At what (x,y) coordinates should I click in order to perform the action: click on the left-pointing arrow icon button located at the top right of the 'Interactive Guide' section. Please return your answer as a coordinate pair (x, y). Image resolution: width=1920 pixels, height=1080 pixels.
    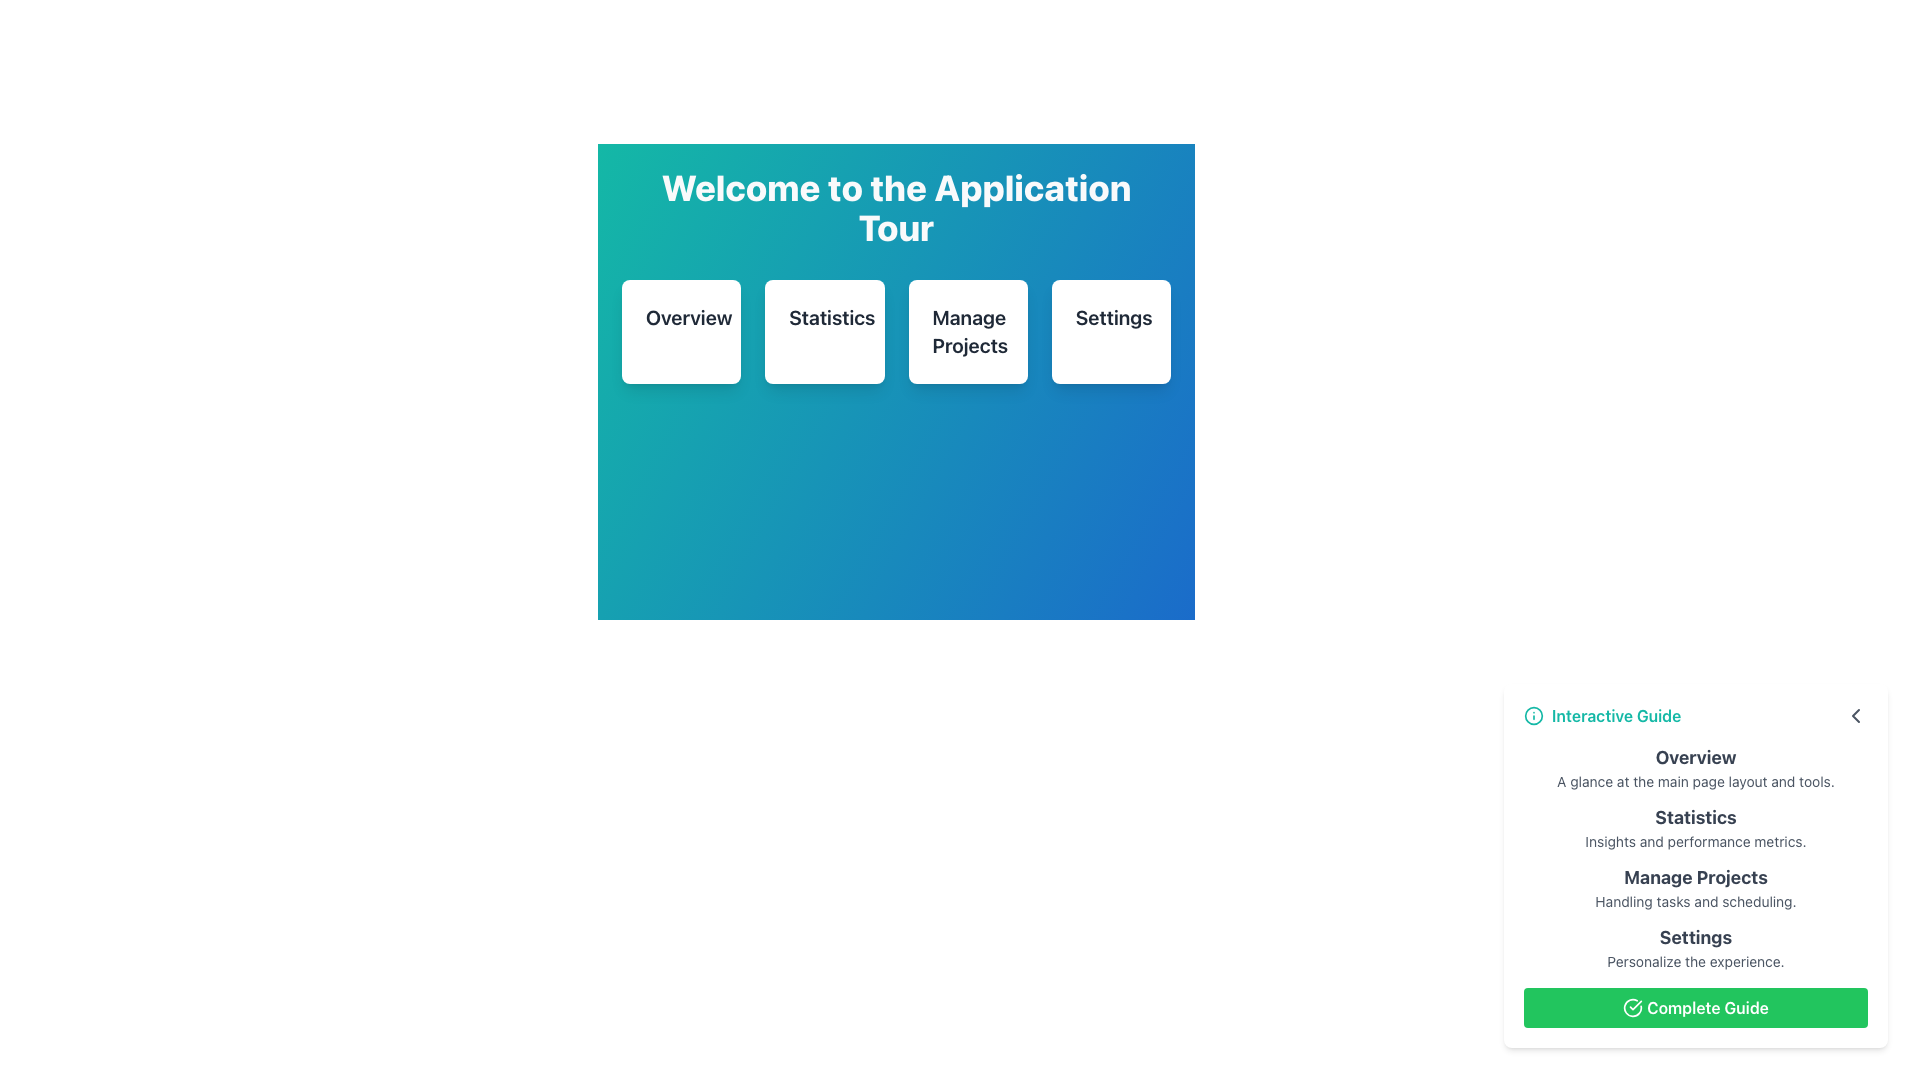
    Looking at the image, I should click on (1855, 715).